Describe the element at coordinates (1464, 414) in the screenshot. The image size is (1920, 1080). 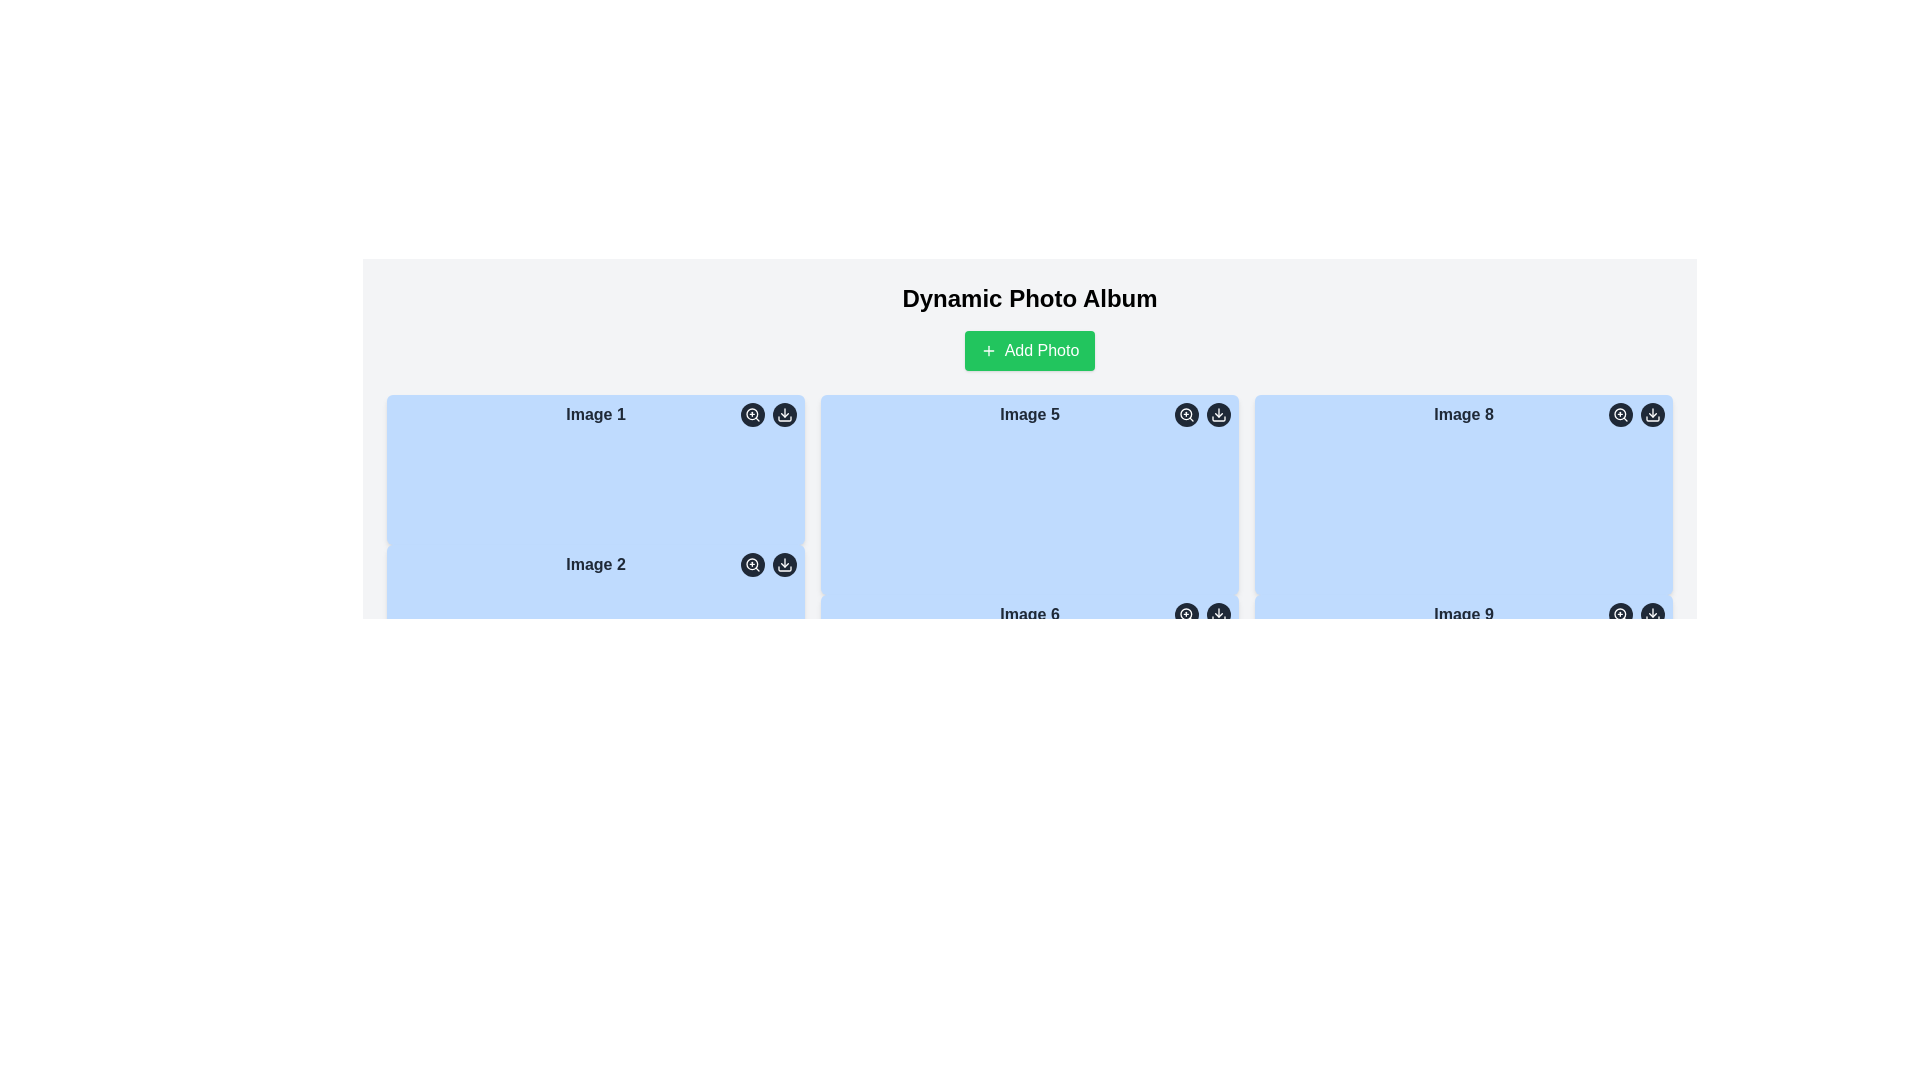
I see `the text label at the top-center of the light blue image card that represents the 8th image in the grid` at that location.